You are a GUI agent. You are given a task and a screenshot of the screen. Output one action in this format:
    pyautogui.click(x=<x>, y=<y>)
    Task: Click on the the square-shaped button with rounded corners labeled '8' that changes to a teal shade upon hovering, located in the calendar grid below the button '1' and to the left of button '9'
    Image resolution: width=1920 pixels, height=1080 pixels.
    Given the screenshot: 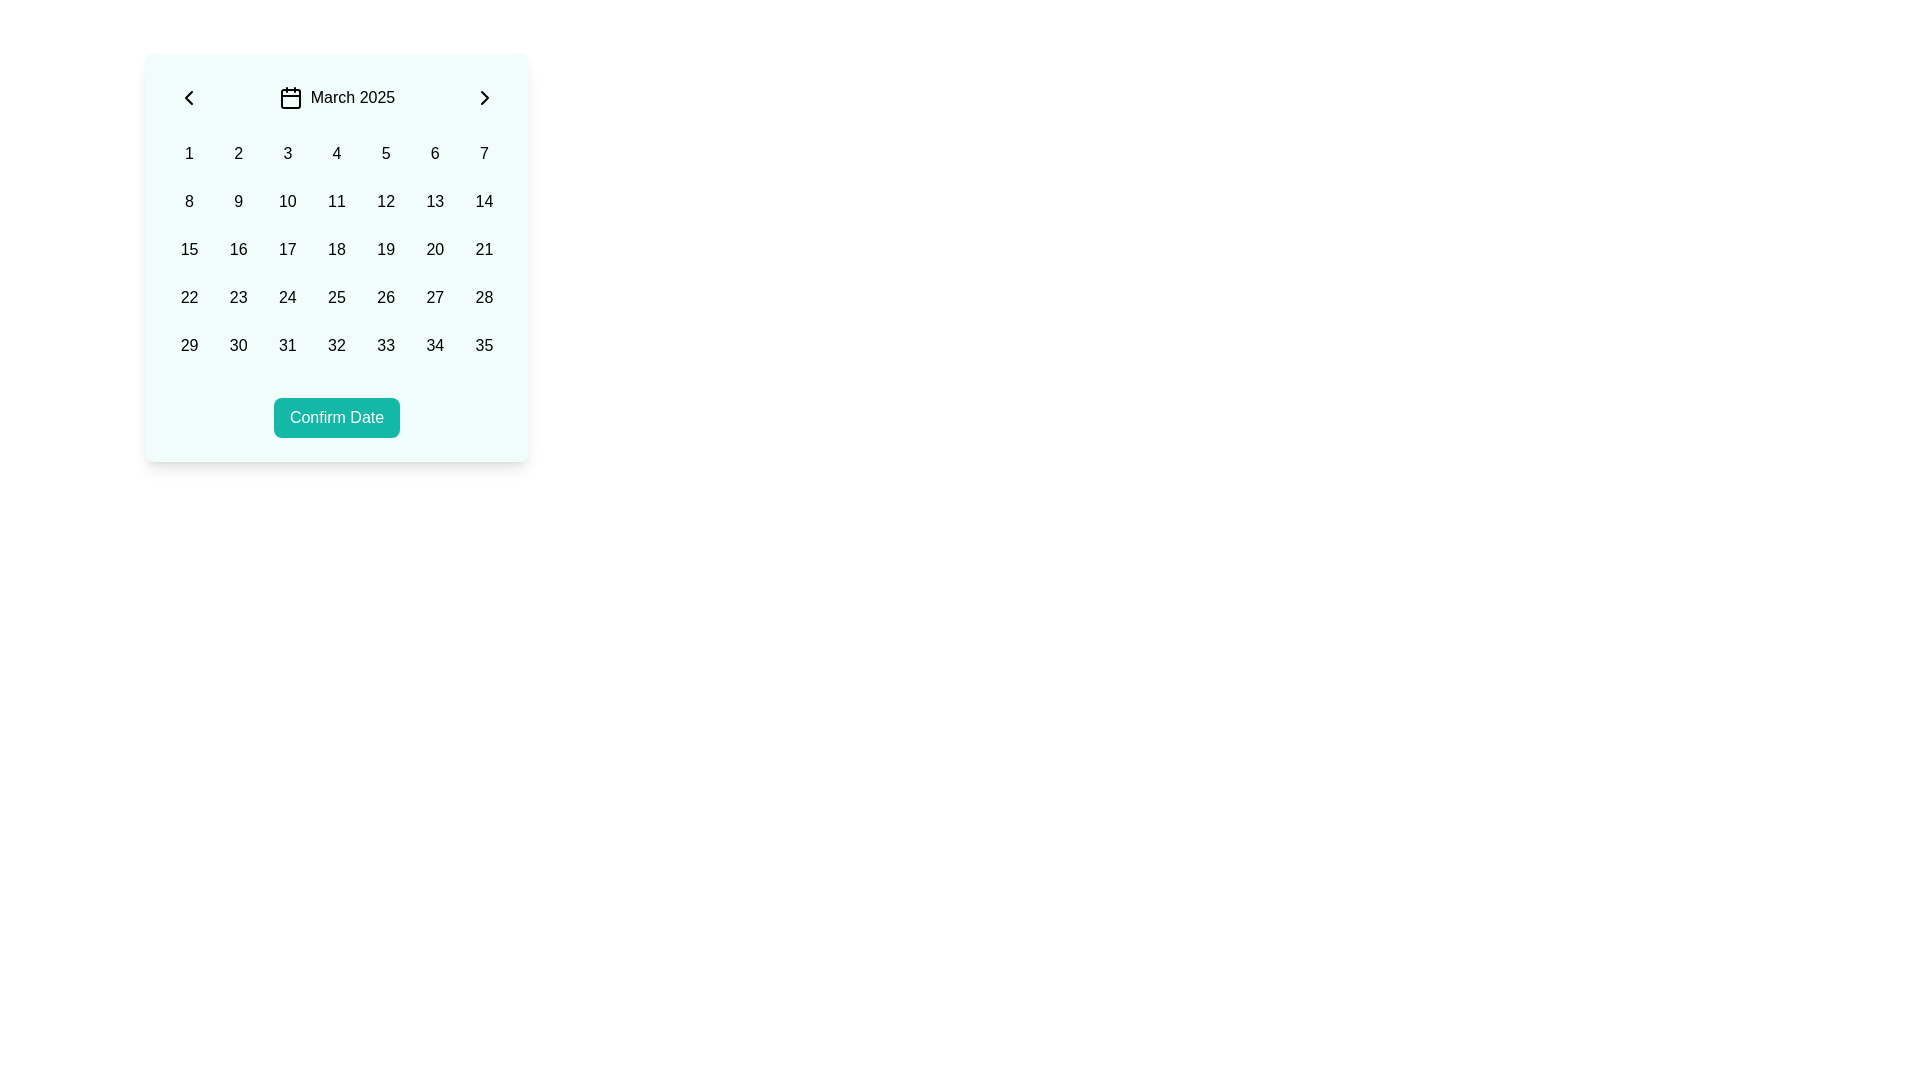 What is the action you would take?
    pyautogui.click(x=189, y=201)
    